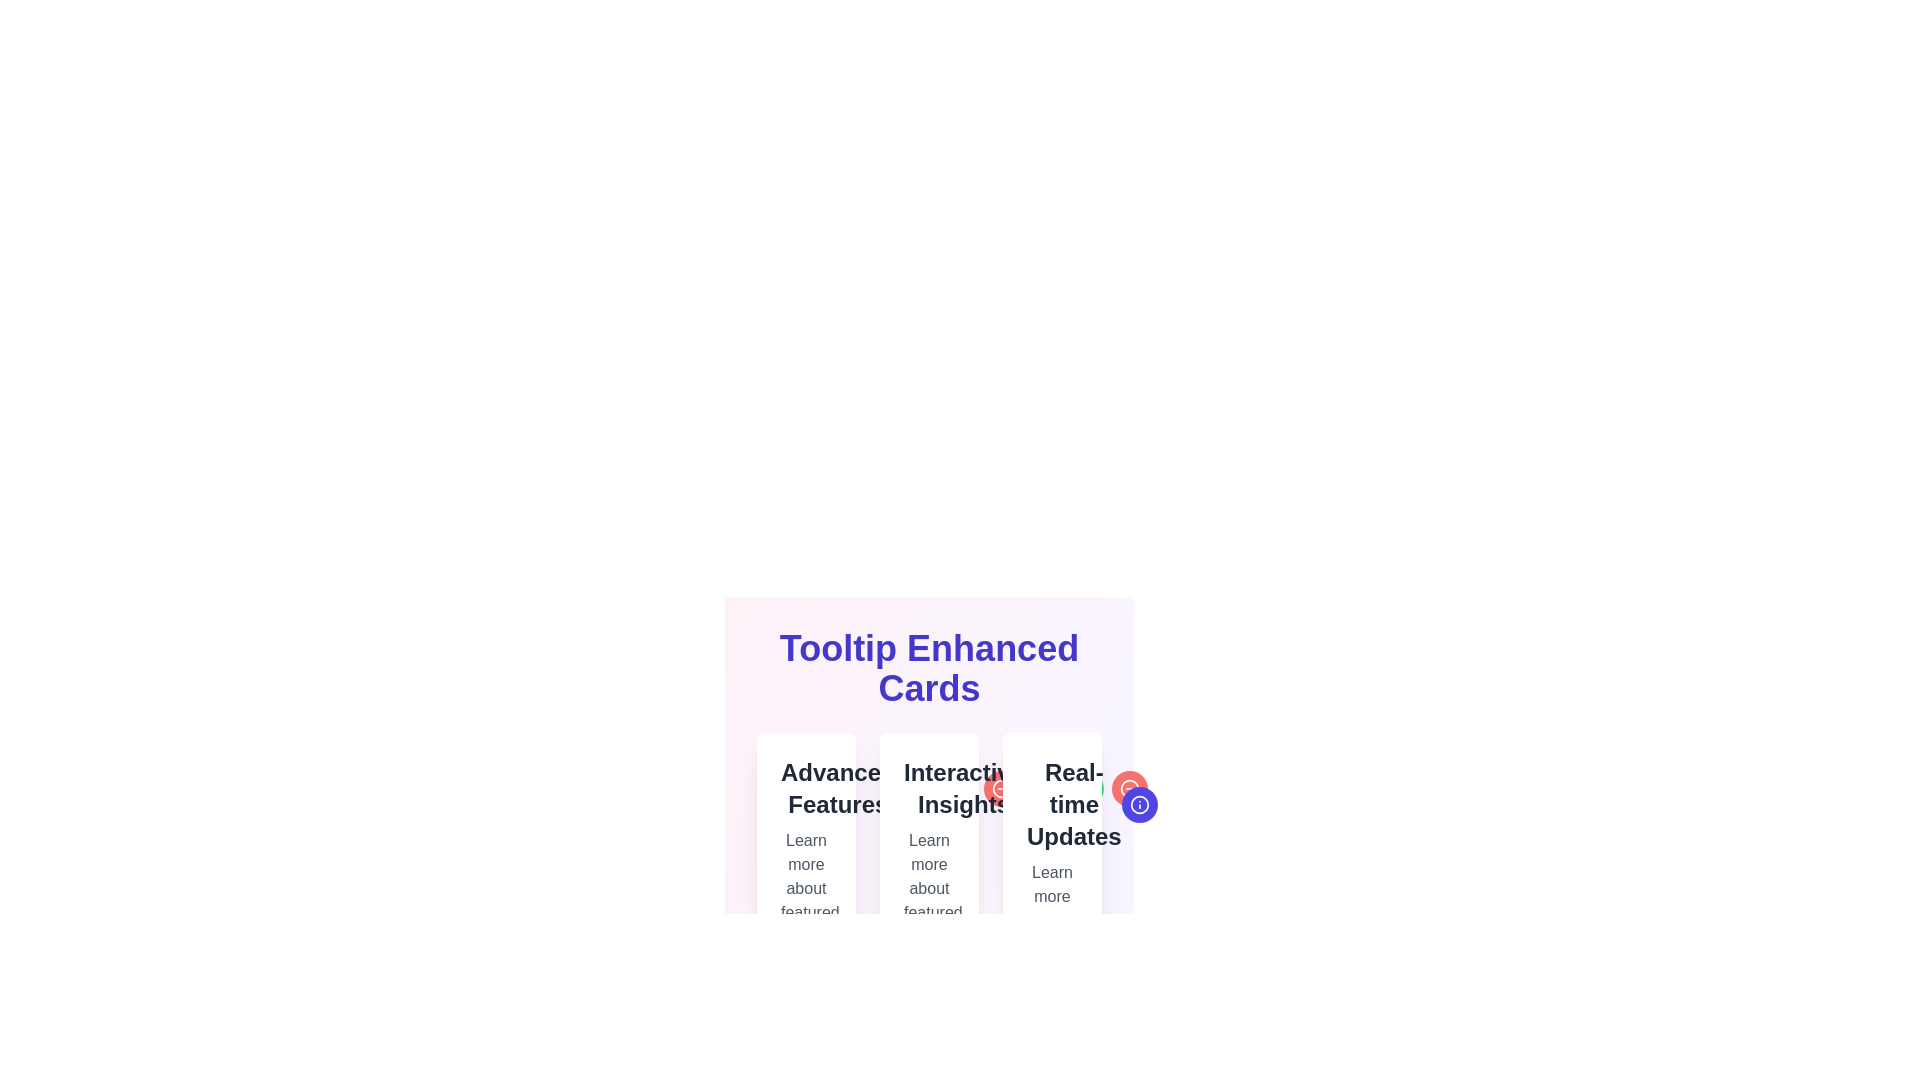 The height and width of the screenshot is (1080, 1920). I want to click on the green circular button with a plus icon, the second in a sequence of three buttons aligned horizontally on the right side of the 'Interactive Insights' section, so click(956, 788).